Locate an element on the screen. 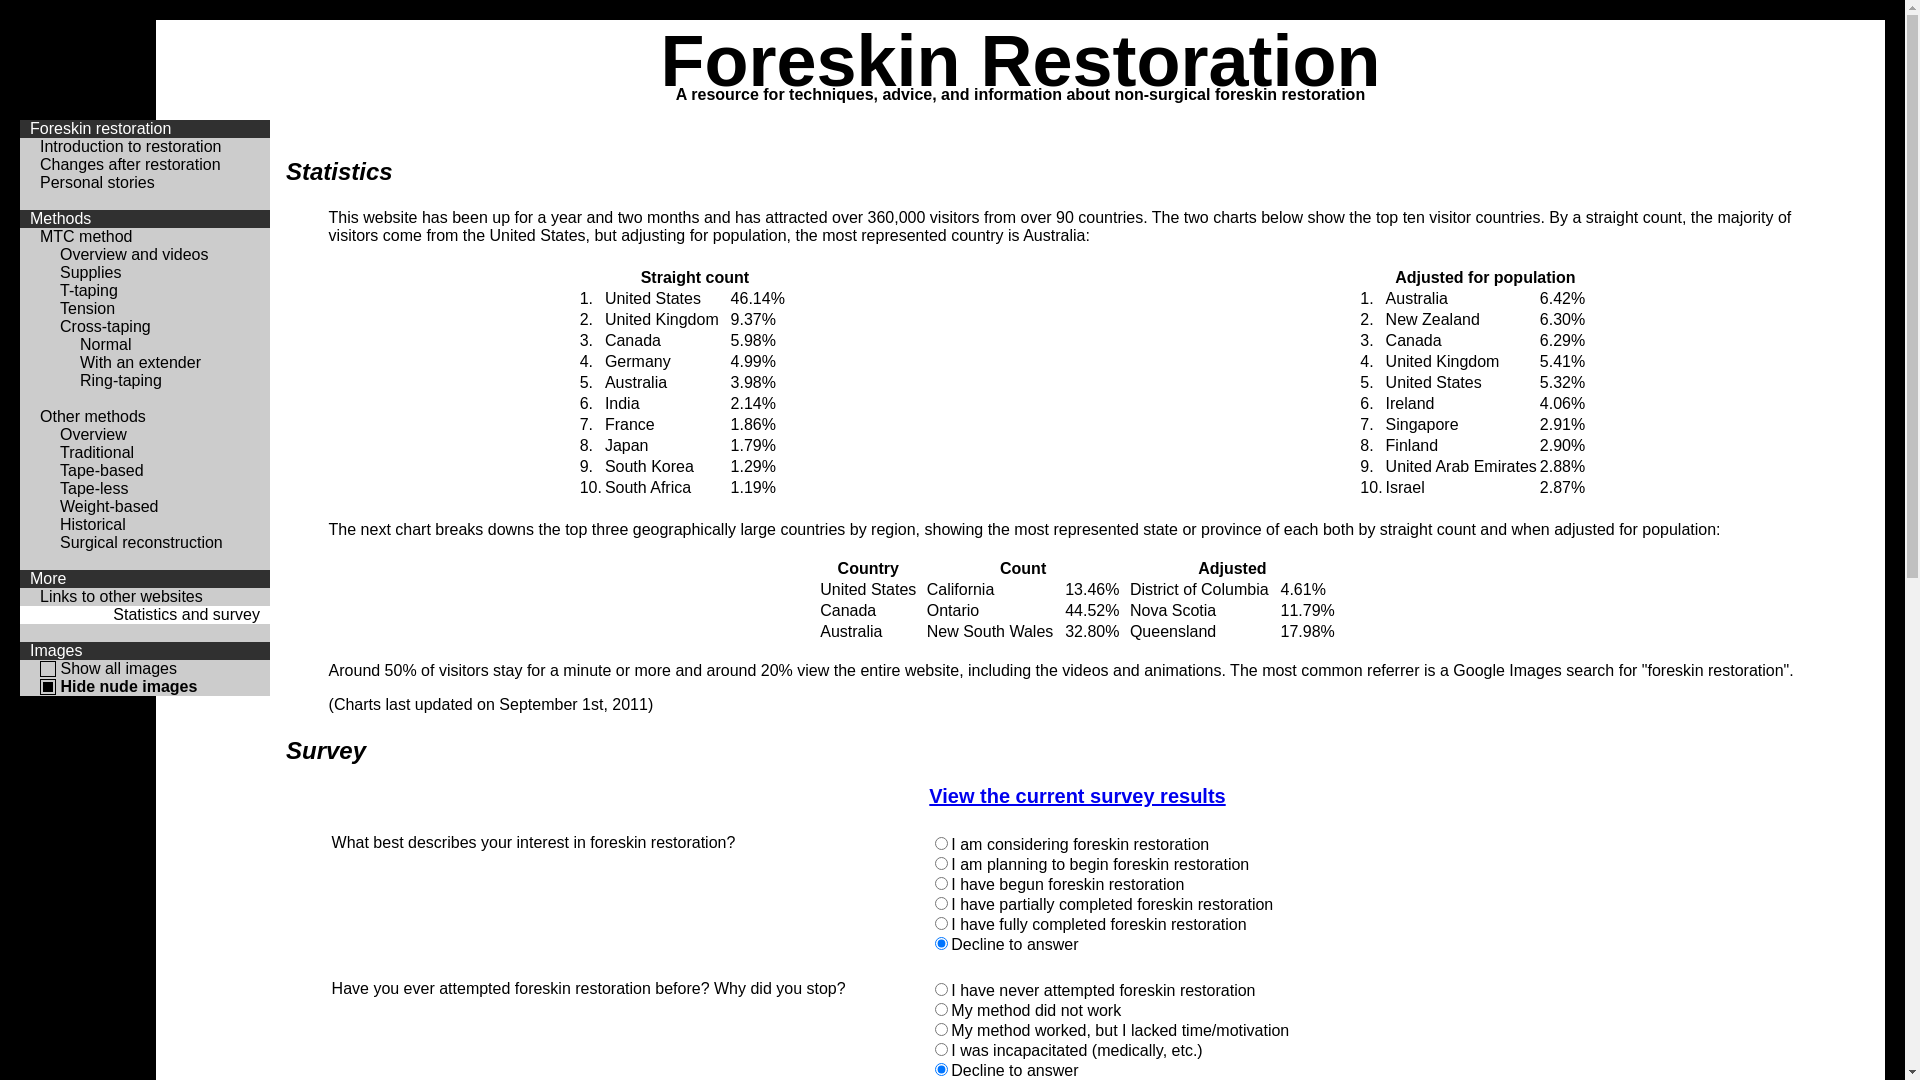 The height and width of the screenshot is (1080, 1920). 'Changes after restoration' is located at coordinates (129, 163).